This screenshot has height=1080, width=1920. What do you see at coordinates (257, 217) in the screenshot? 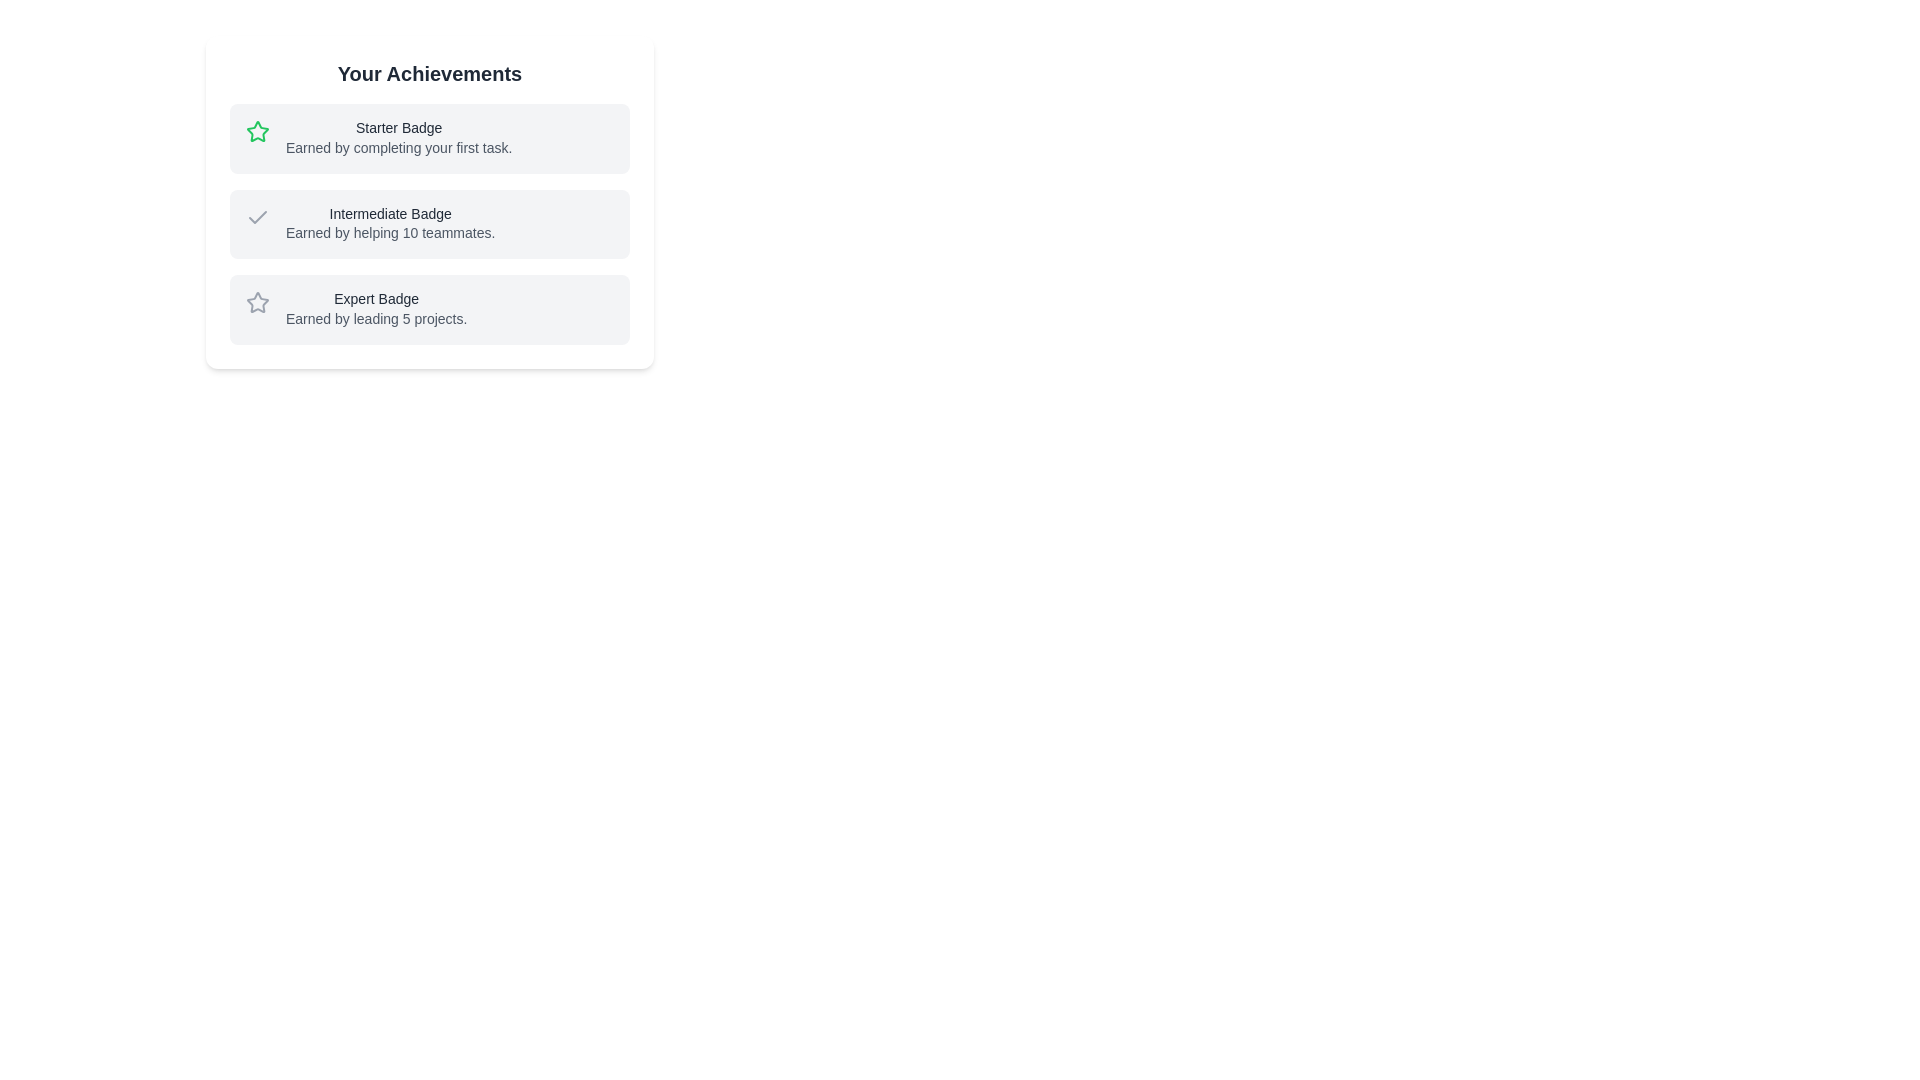
I see `the checkmark icon that indicates the 'Intermediate Badge', which is located to the left of the text 'Earned by helping 10 teammates'` at bounding box center [257, 217].